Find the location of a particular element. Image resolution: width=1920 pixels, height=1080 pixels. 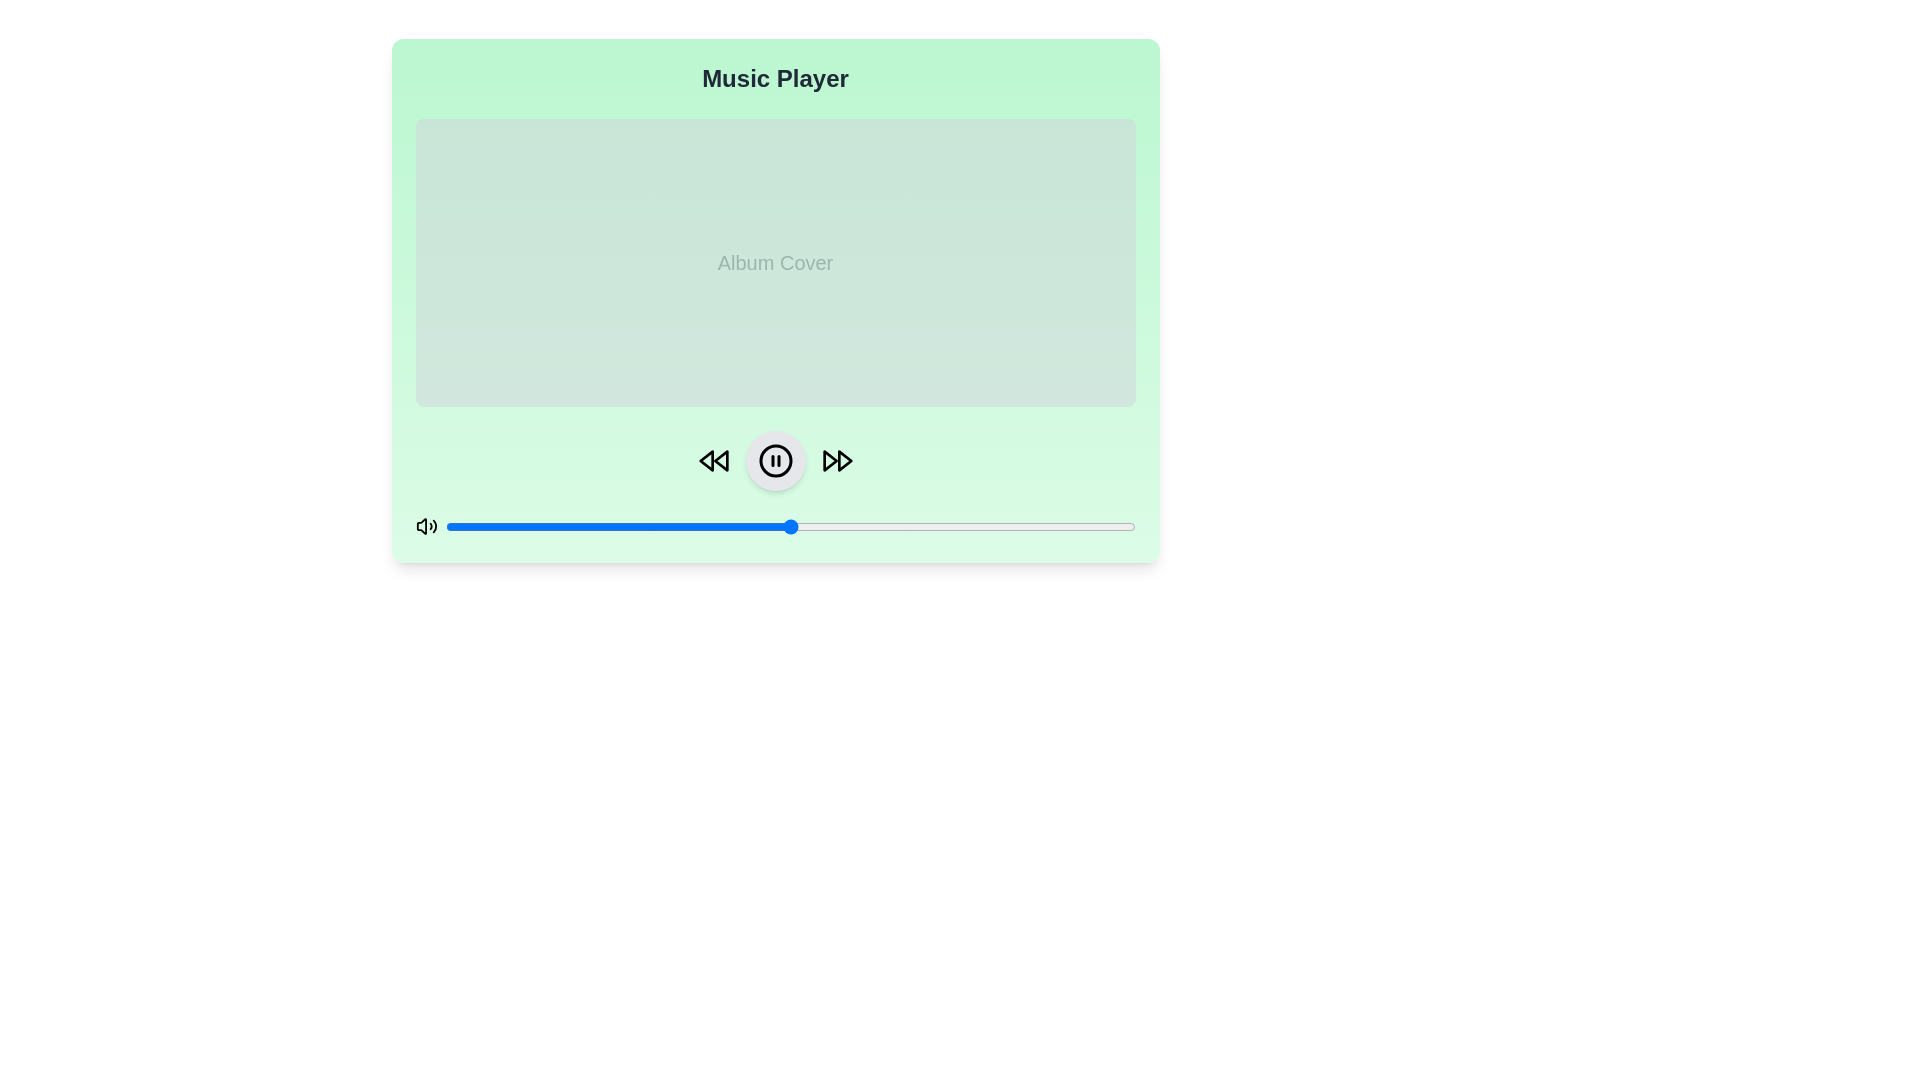

the slider position is located at coordinates (1024, 526).